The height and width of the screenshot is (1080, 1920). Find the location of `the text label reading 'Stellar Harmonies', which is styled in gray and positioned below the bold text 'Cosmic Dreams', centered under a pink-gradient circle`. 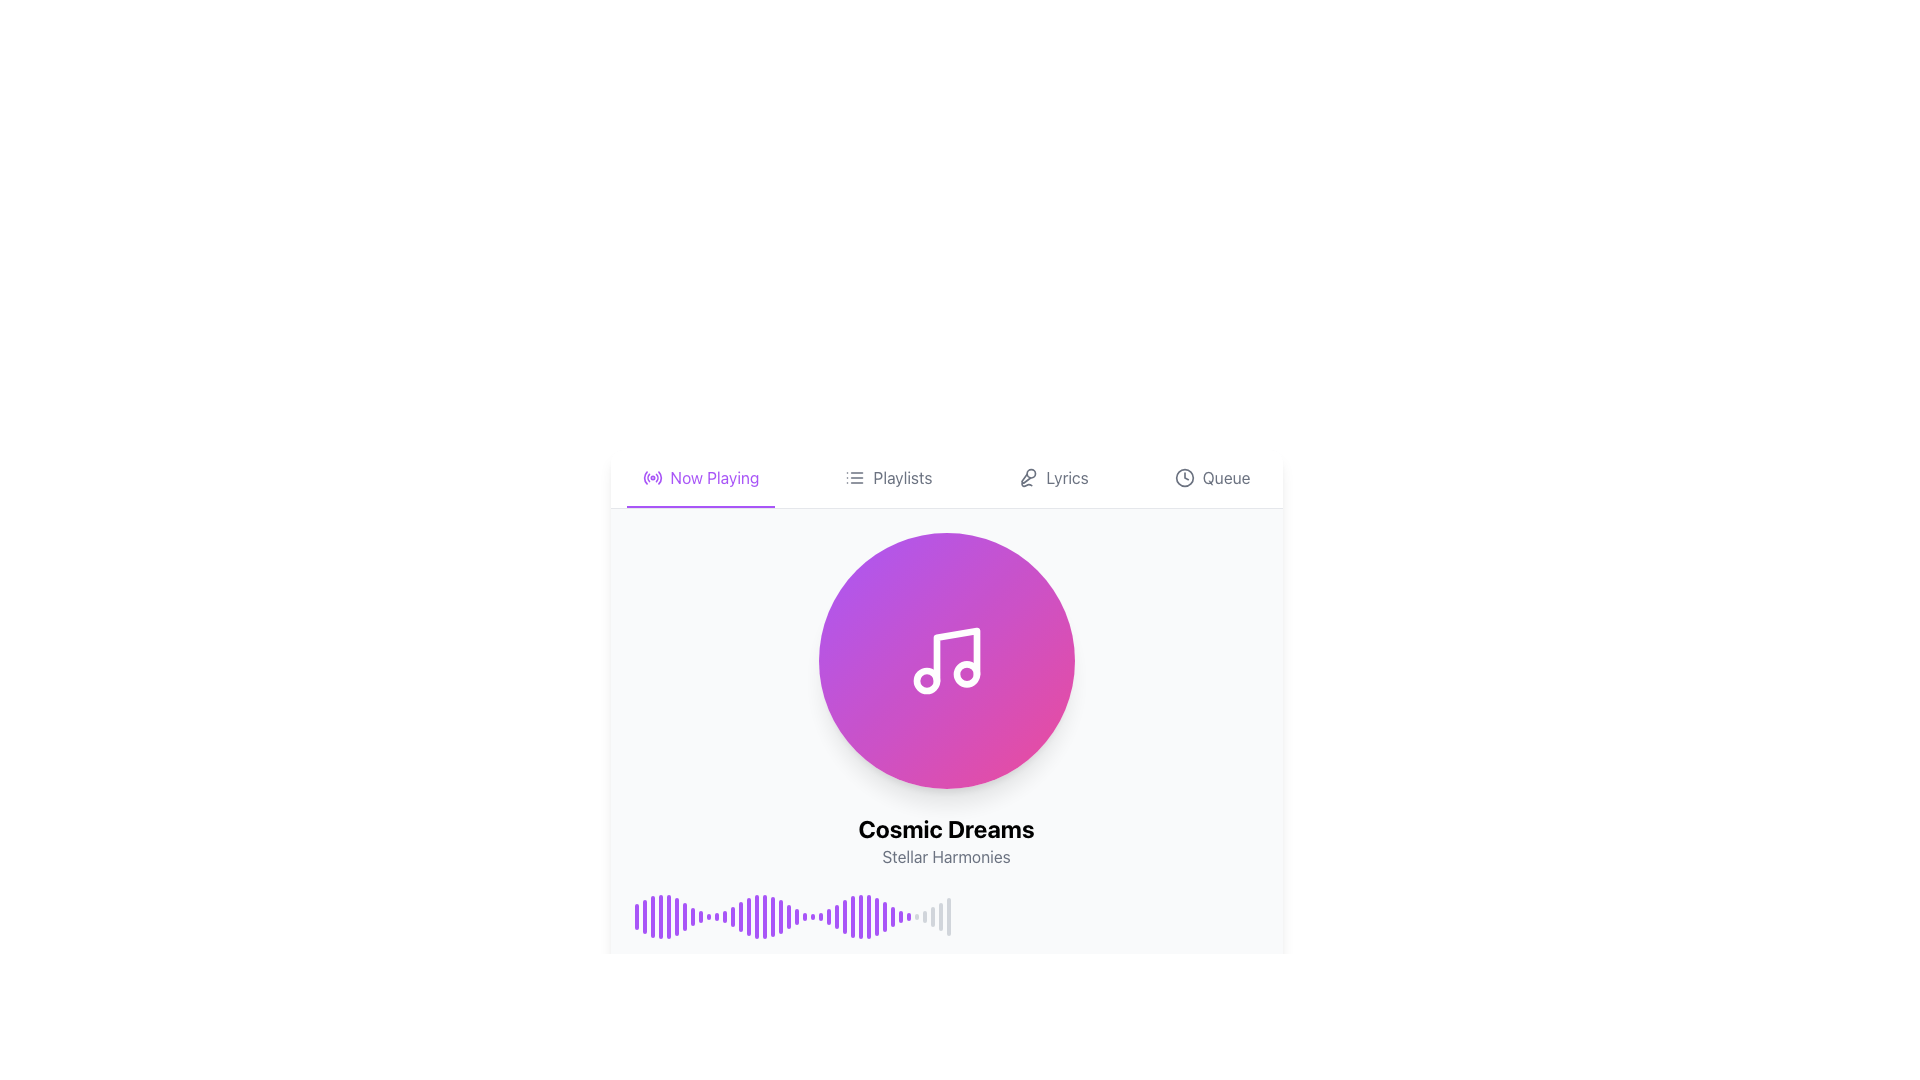

the text label reading 'Stellar Harmonies', which is styled in gray and positioned below the bold text 'Cosmic Dreams', centered under a pink-gradient circle is located at coordinates (945, 855).